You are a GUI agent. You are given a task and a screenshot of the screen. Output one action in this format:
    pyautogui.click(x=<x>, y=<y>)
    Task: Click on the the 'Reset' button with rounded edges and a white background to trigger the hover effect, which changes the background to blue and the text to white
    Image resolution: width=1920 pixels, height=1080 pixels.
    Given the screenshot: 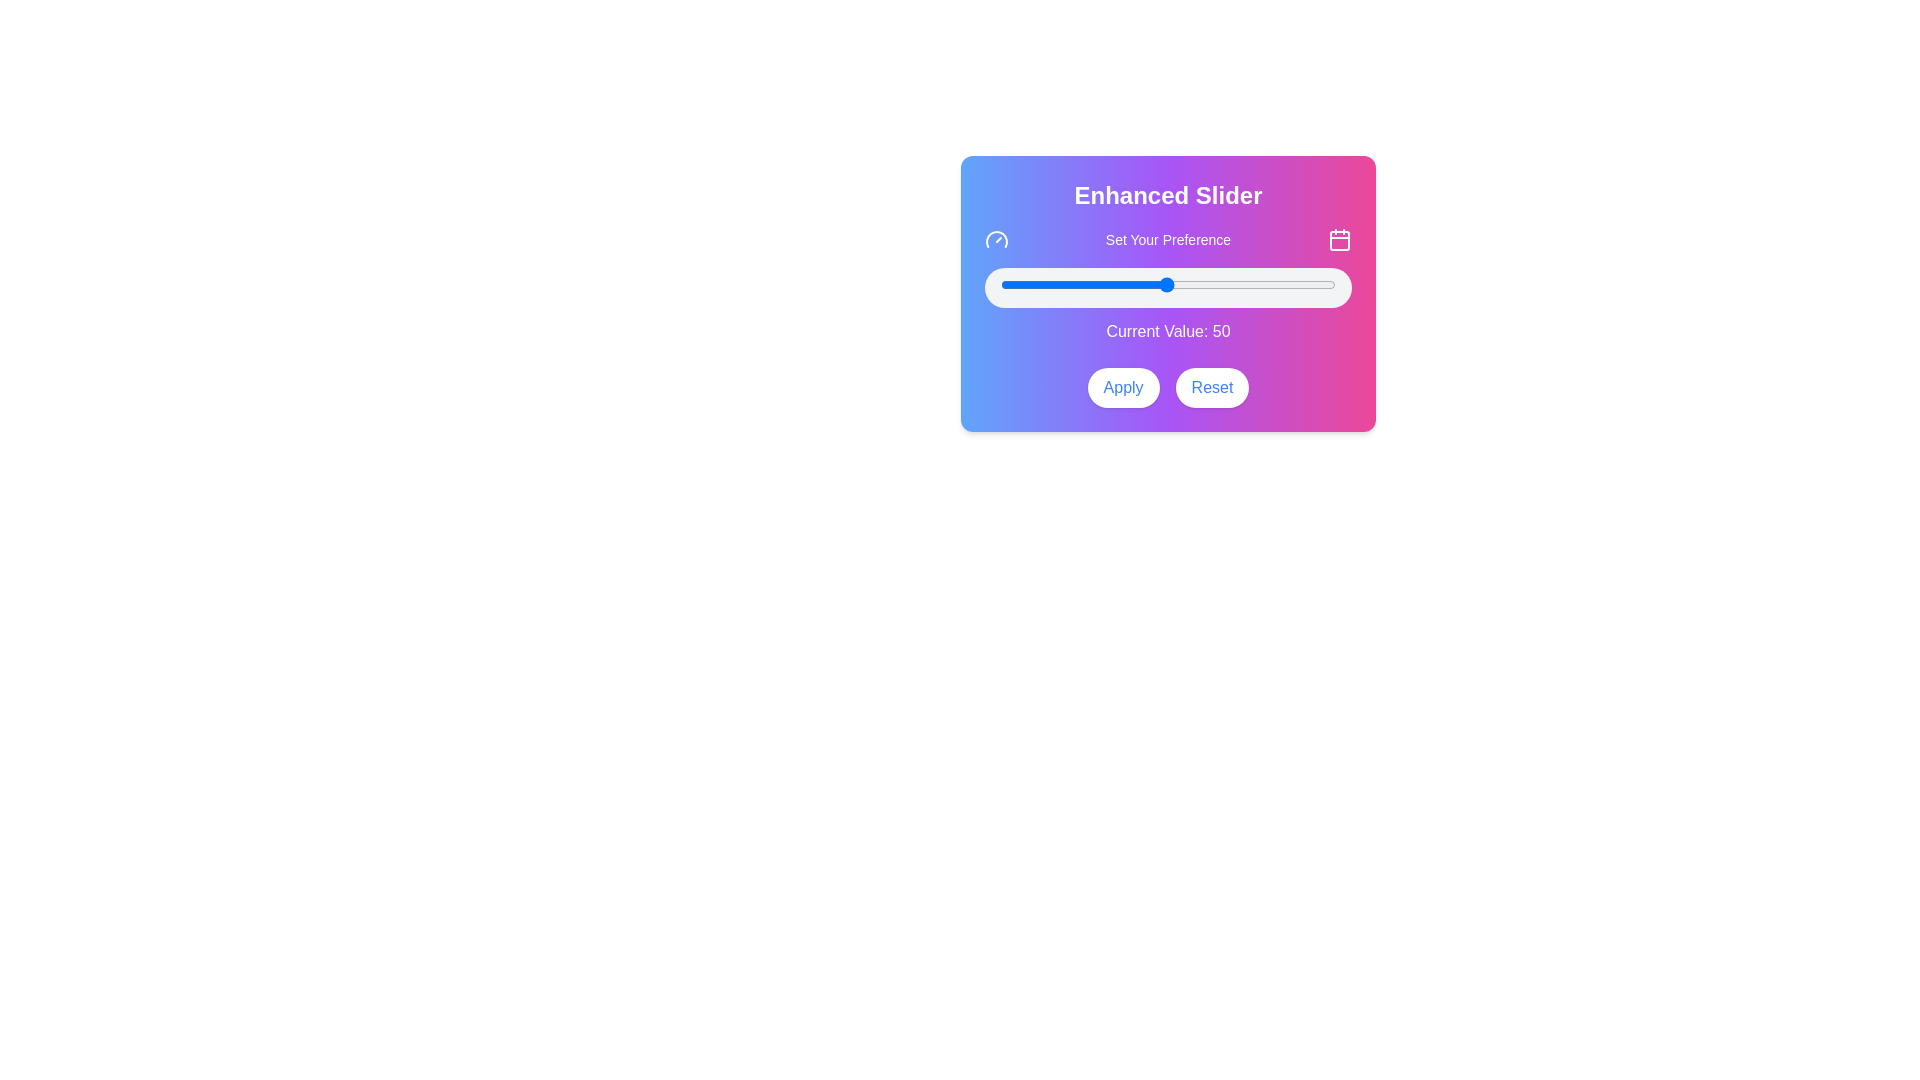 What is the action you would take?
    pyautogui.click(x=1211, y=388)
    